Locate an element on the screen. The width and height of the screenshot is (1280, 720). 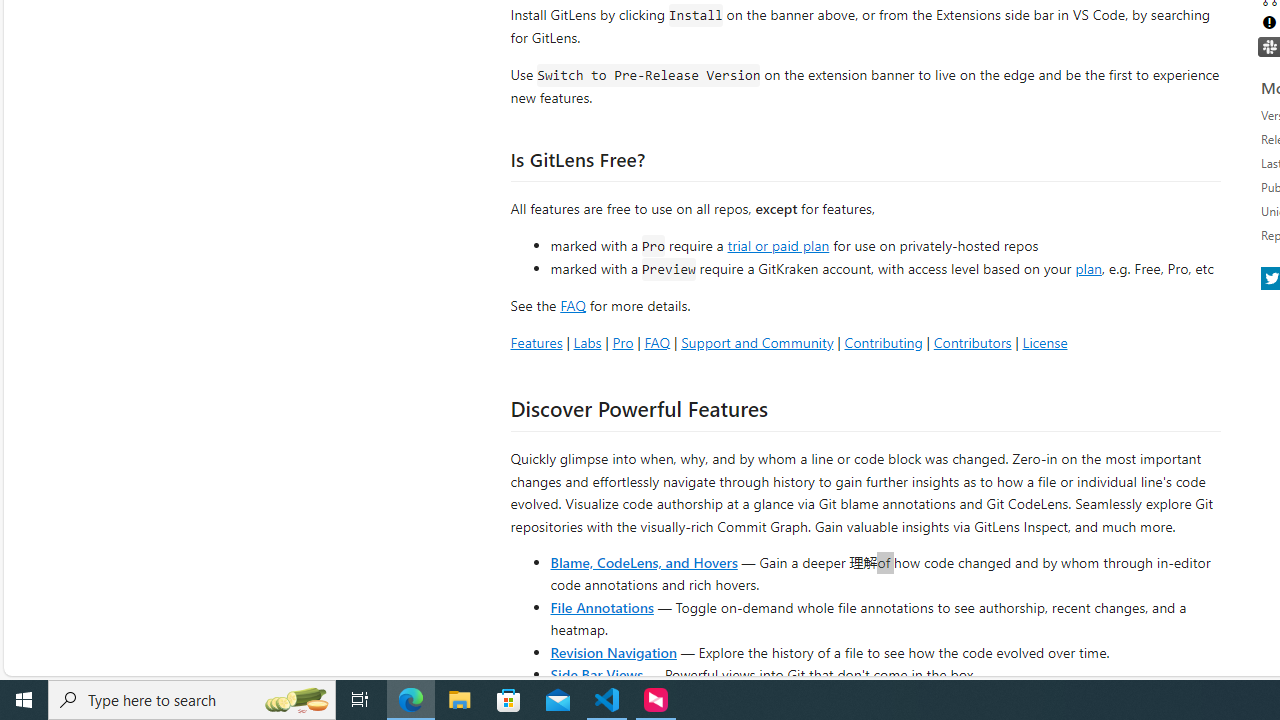
'License' is located at coordinates (1043, 341).